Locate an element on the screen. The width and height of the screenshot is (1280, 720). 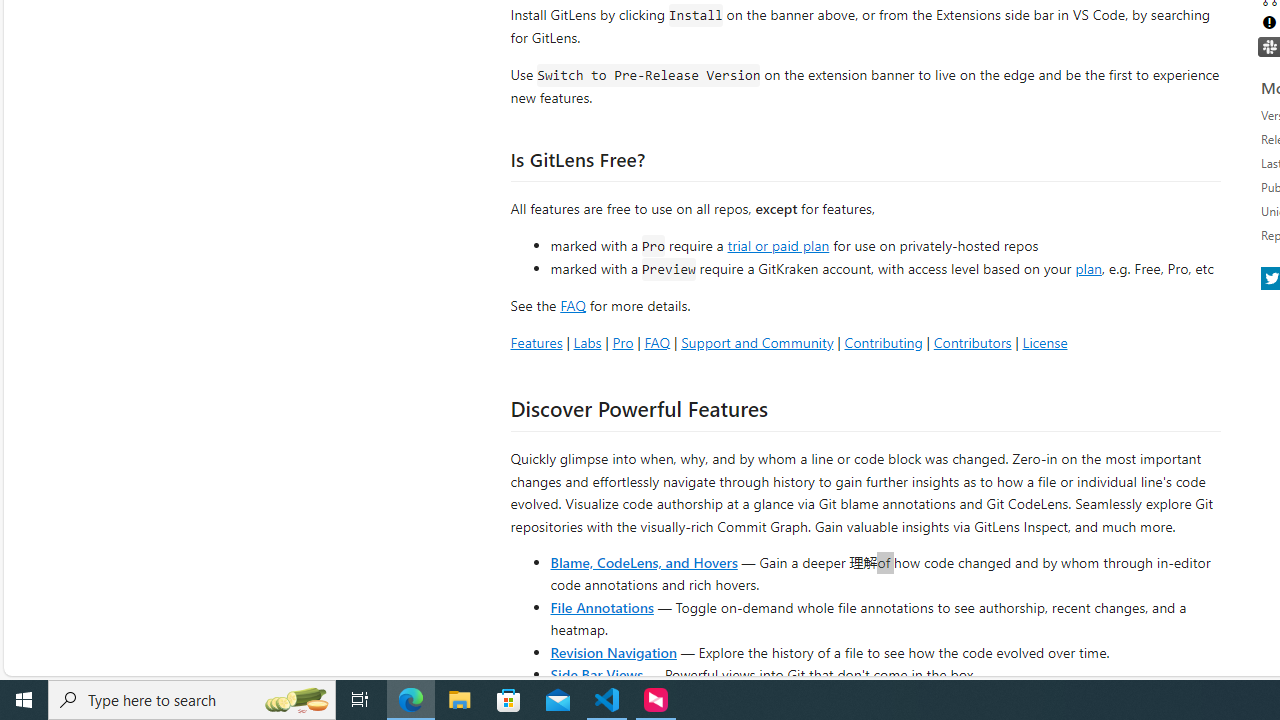
'License' is located at coordinates (1043, 341).